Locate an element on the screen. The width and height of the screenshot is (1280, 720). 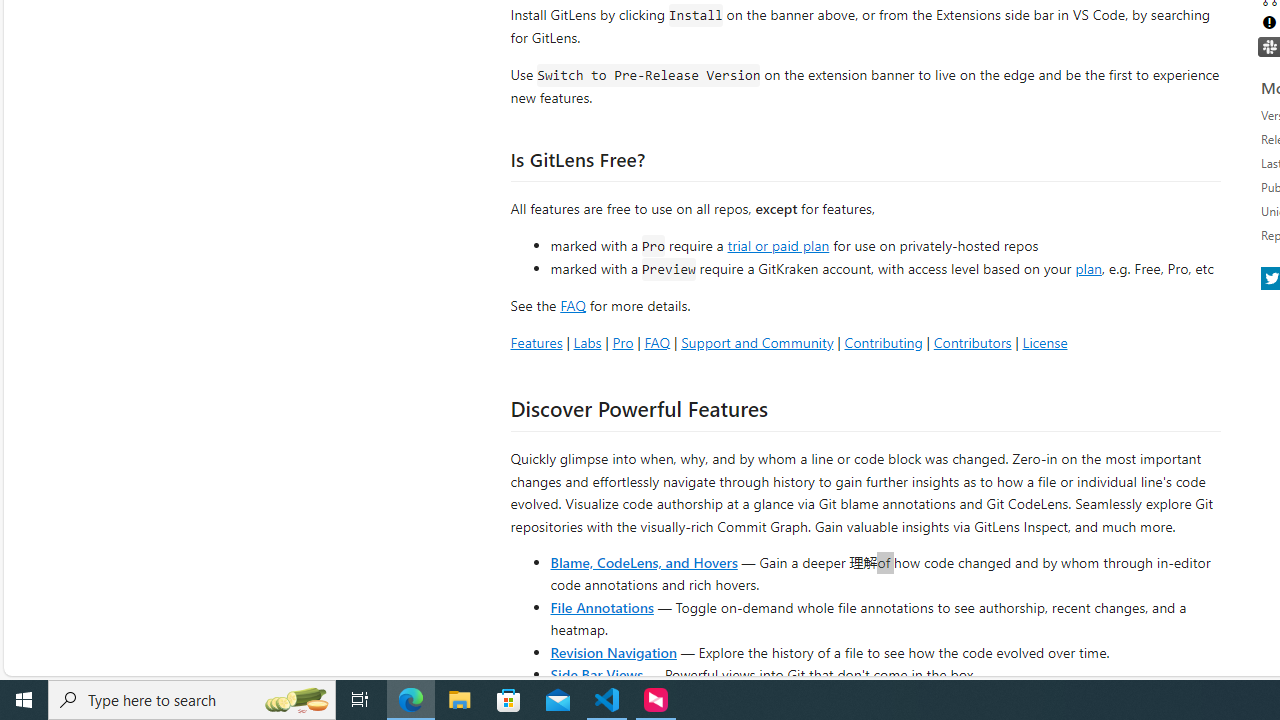
'License' is located at coordinates (1043, 341).